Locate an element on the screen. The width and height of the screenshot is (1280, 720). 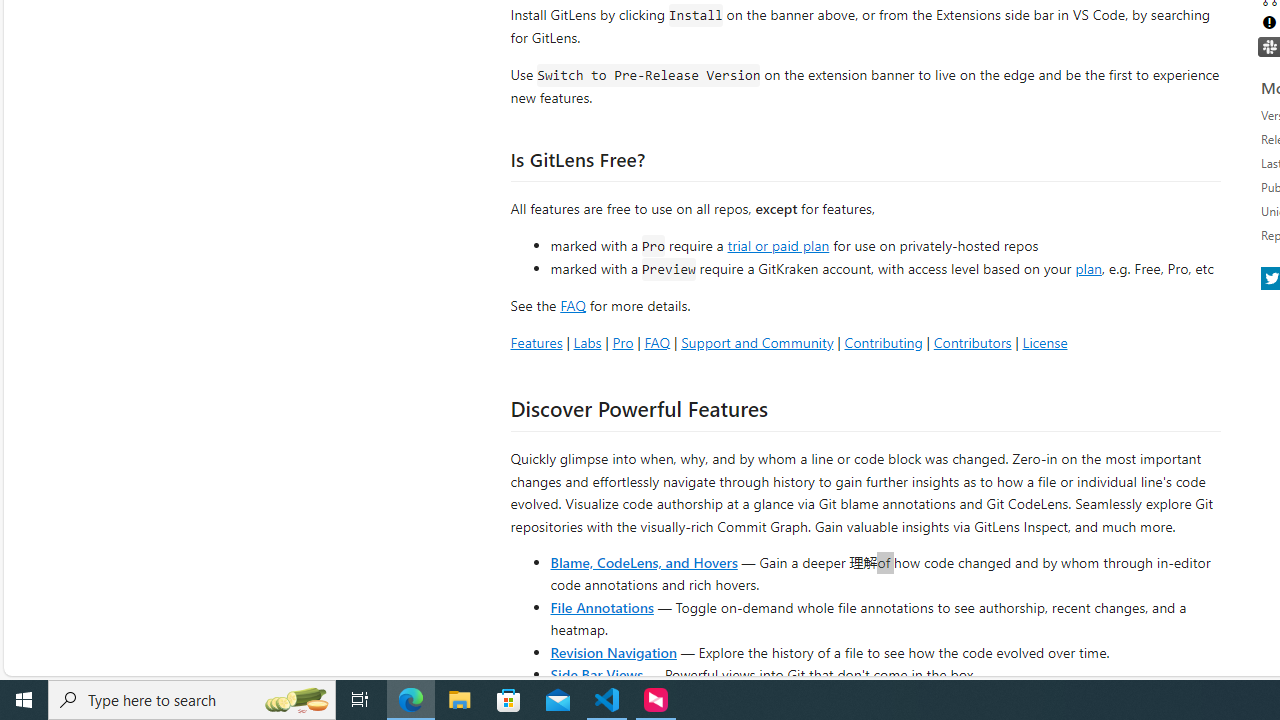
'License' is located at coordinates (1043, 341).